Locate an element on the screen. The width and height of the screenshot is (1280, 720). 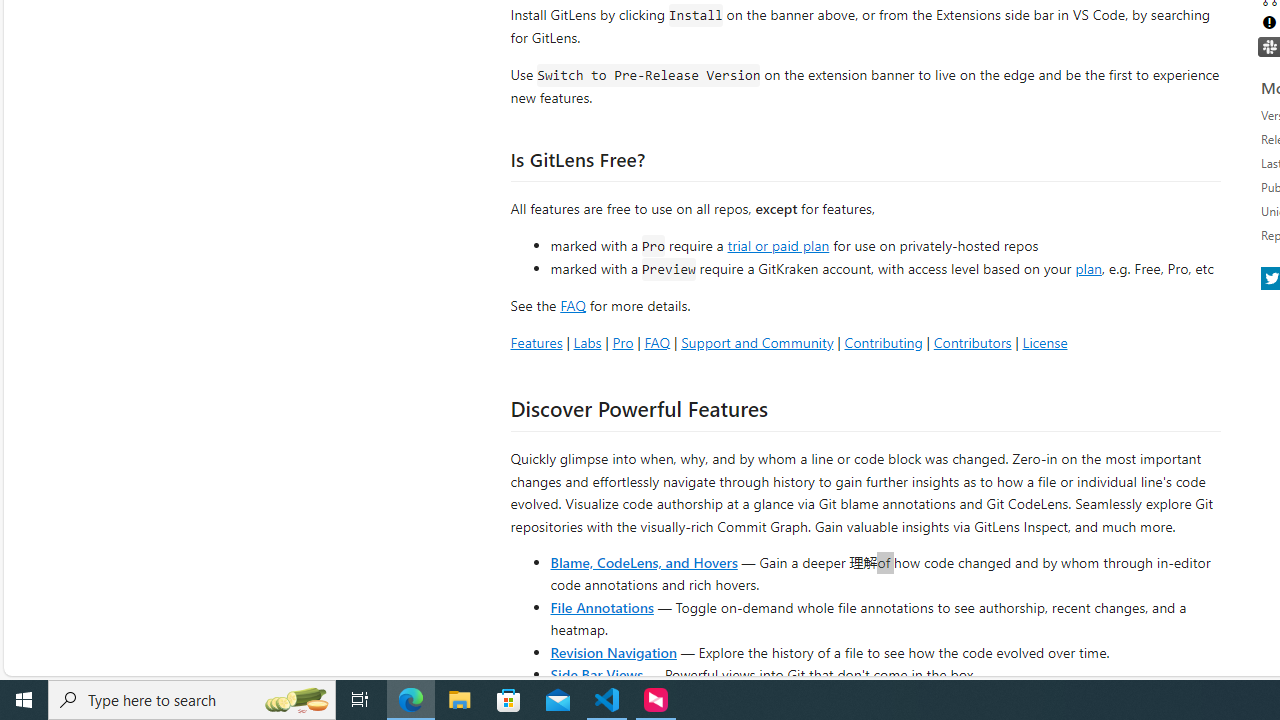
'License' is located at coordinates (1043, 341).